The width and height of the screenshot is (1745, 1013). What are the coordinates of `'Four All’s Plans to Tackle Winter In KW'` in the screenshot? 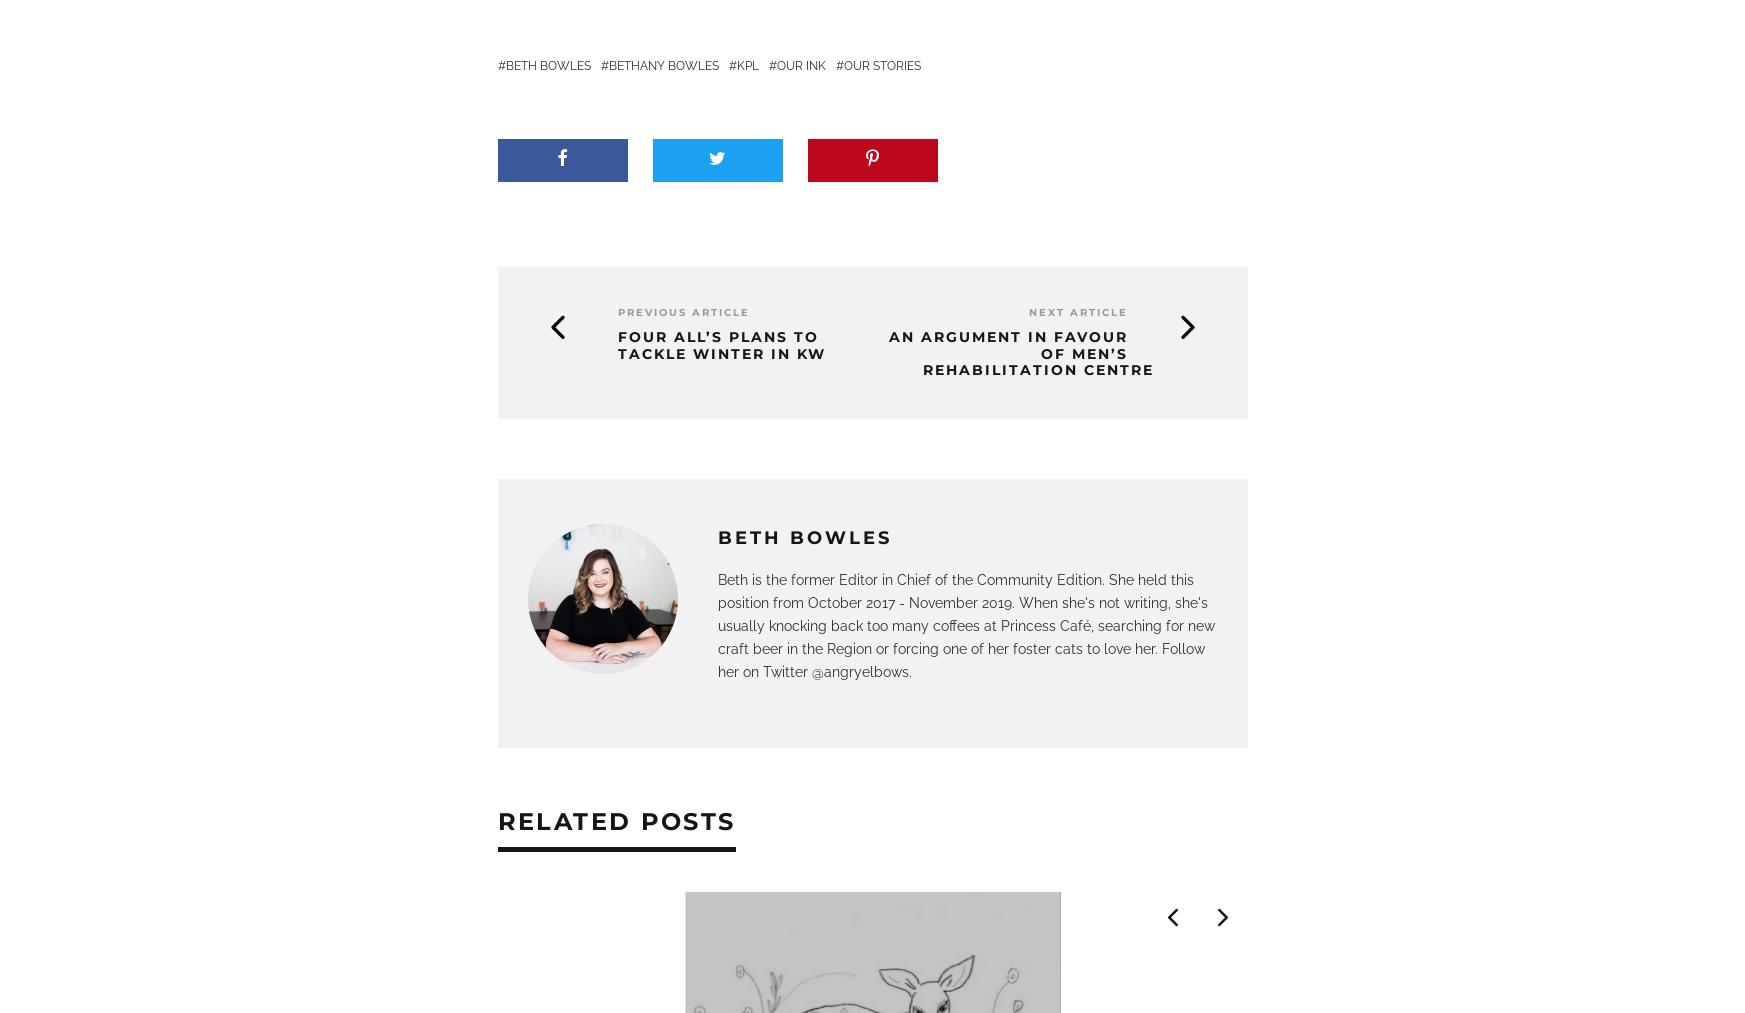 It's located at (616, 344).